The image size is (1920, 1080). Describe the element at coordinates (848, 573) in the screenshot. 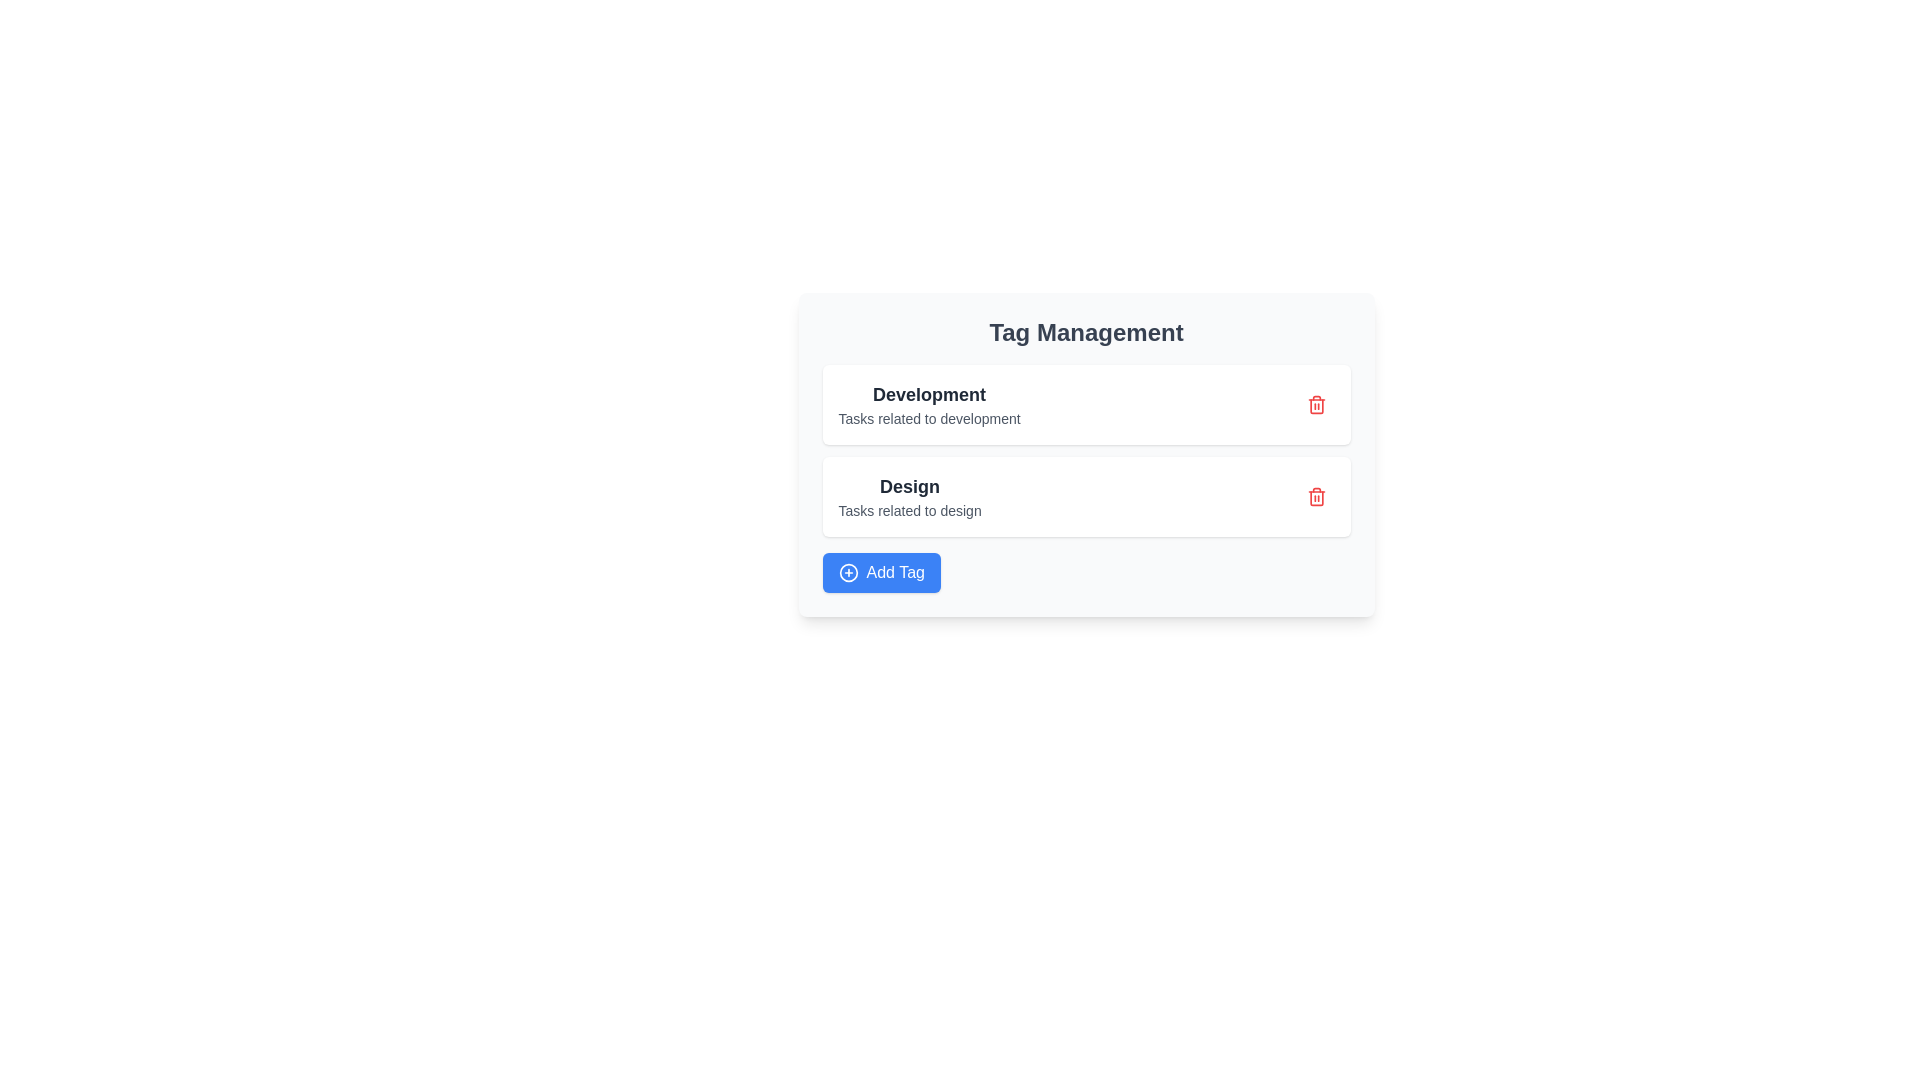

I see `the blue circular graphical element with a white outline, which is part of the icon located to the left of the 'Add Tag' button in the Tag Management interface` at that location.